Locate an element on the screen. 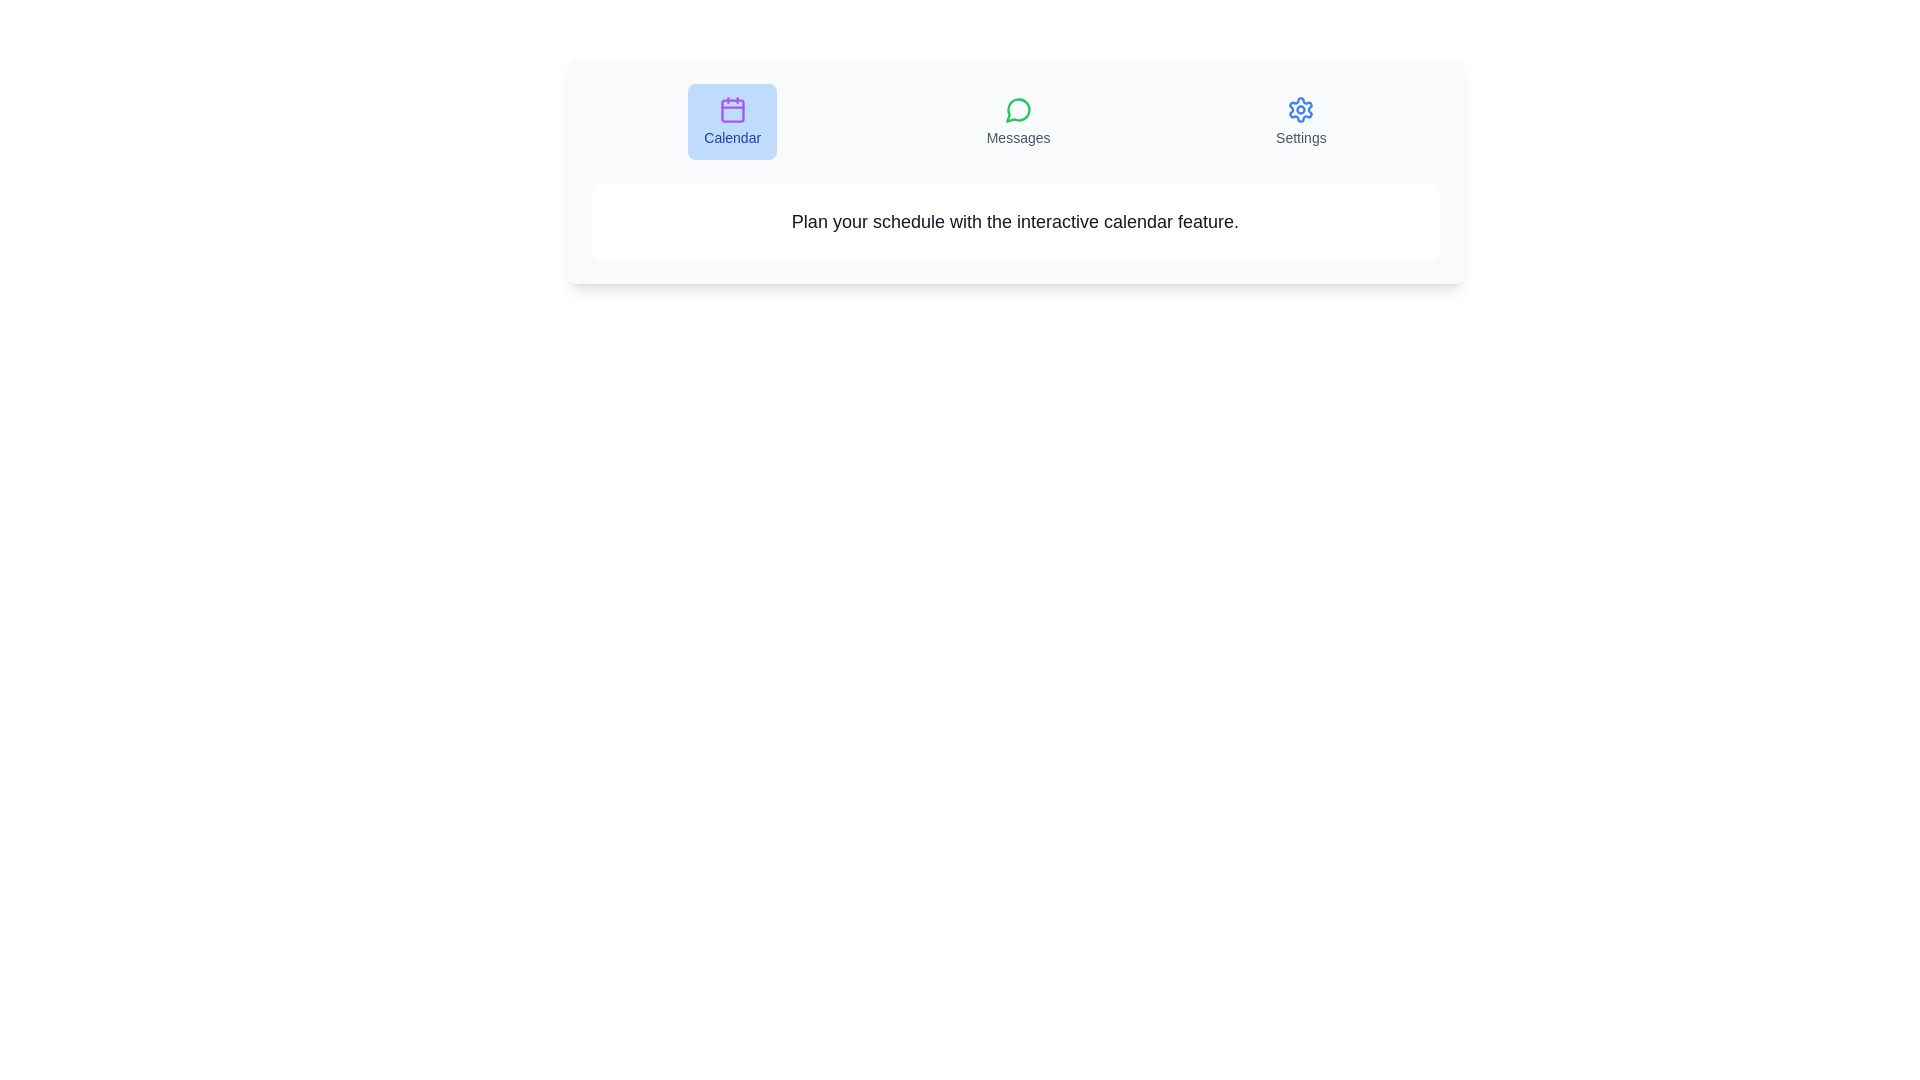 The height and width of the screenshot is (1080, 1920). the Messages tab to view its content is located at coordinates (1018, 122).